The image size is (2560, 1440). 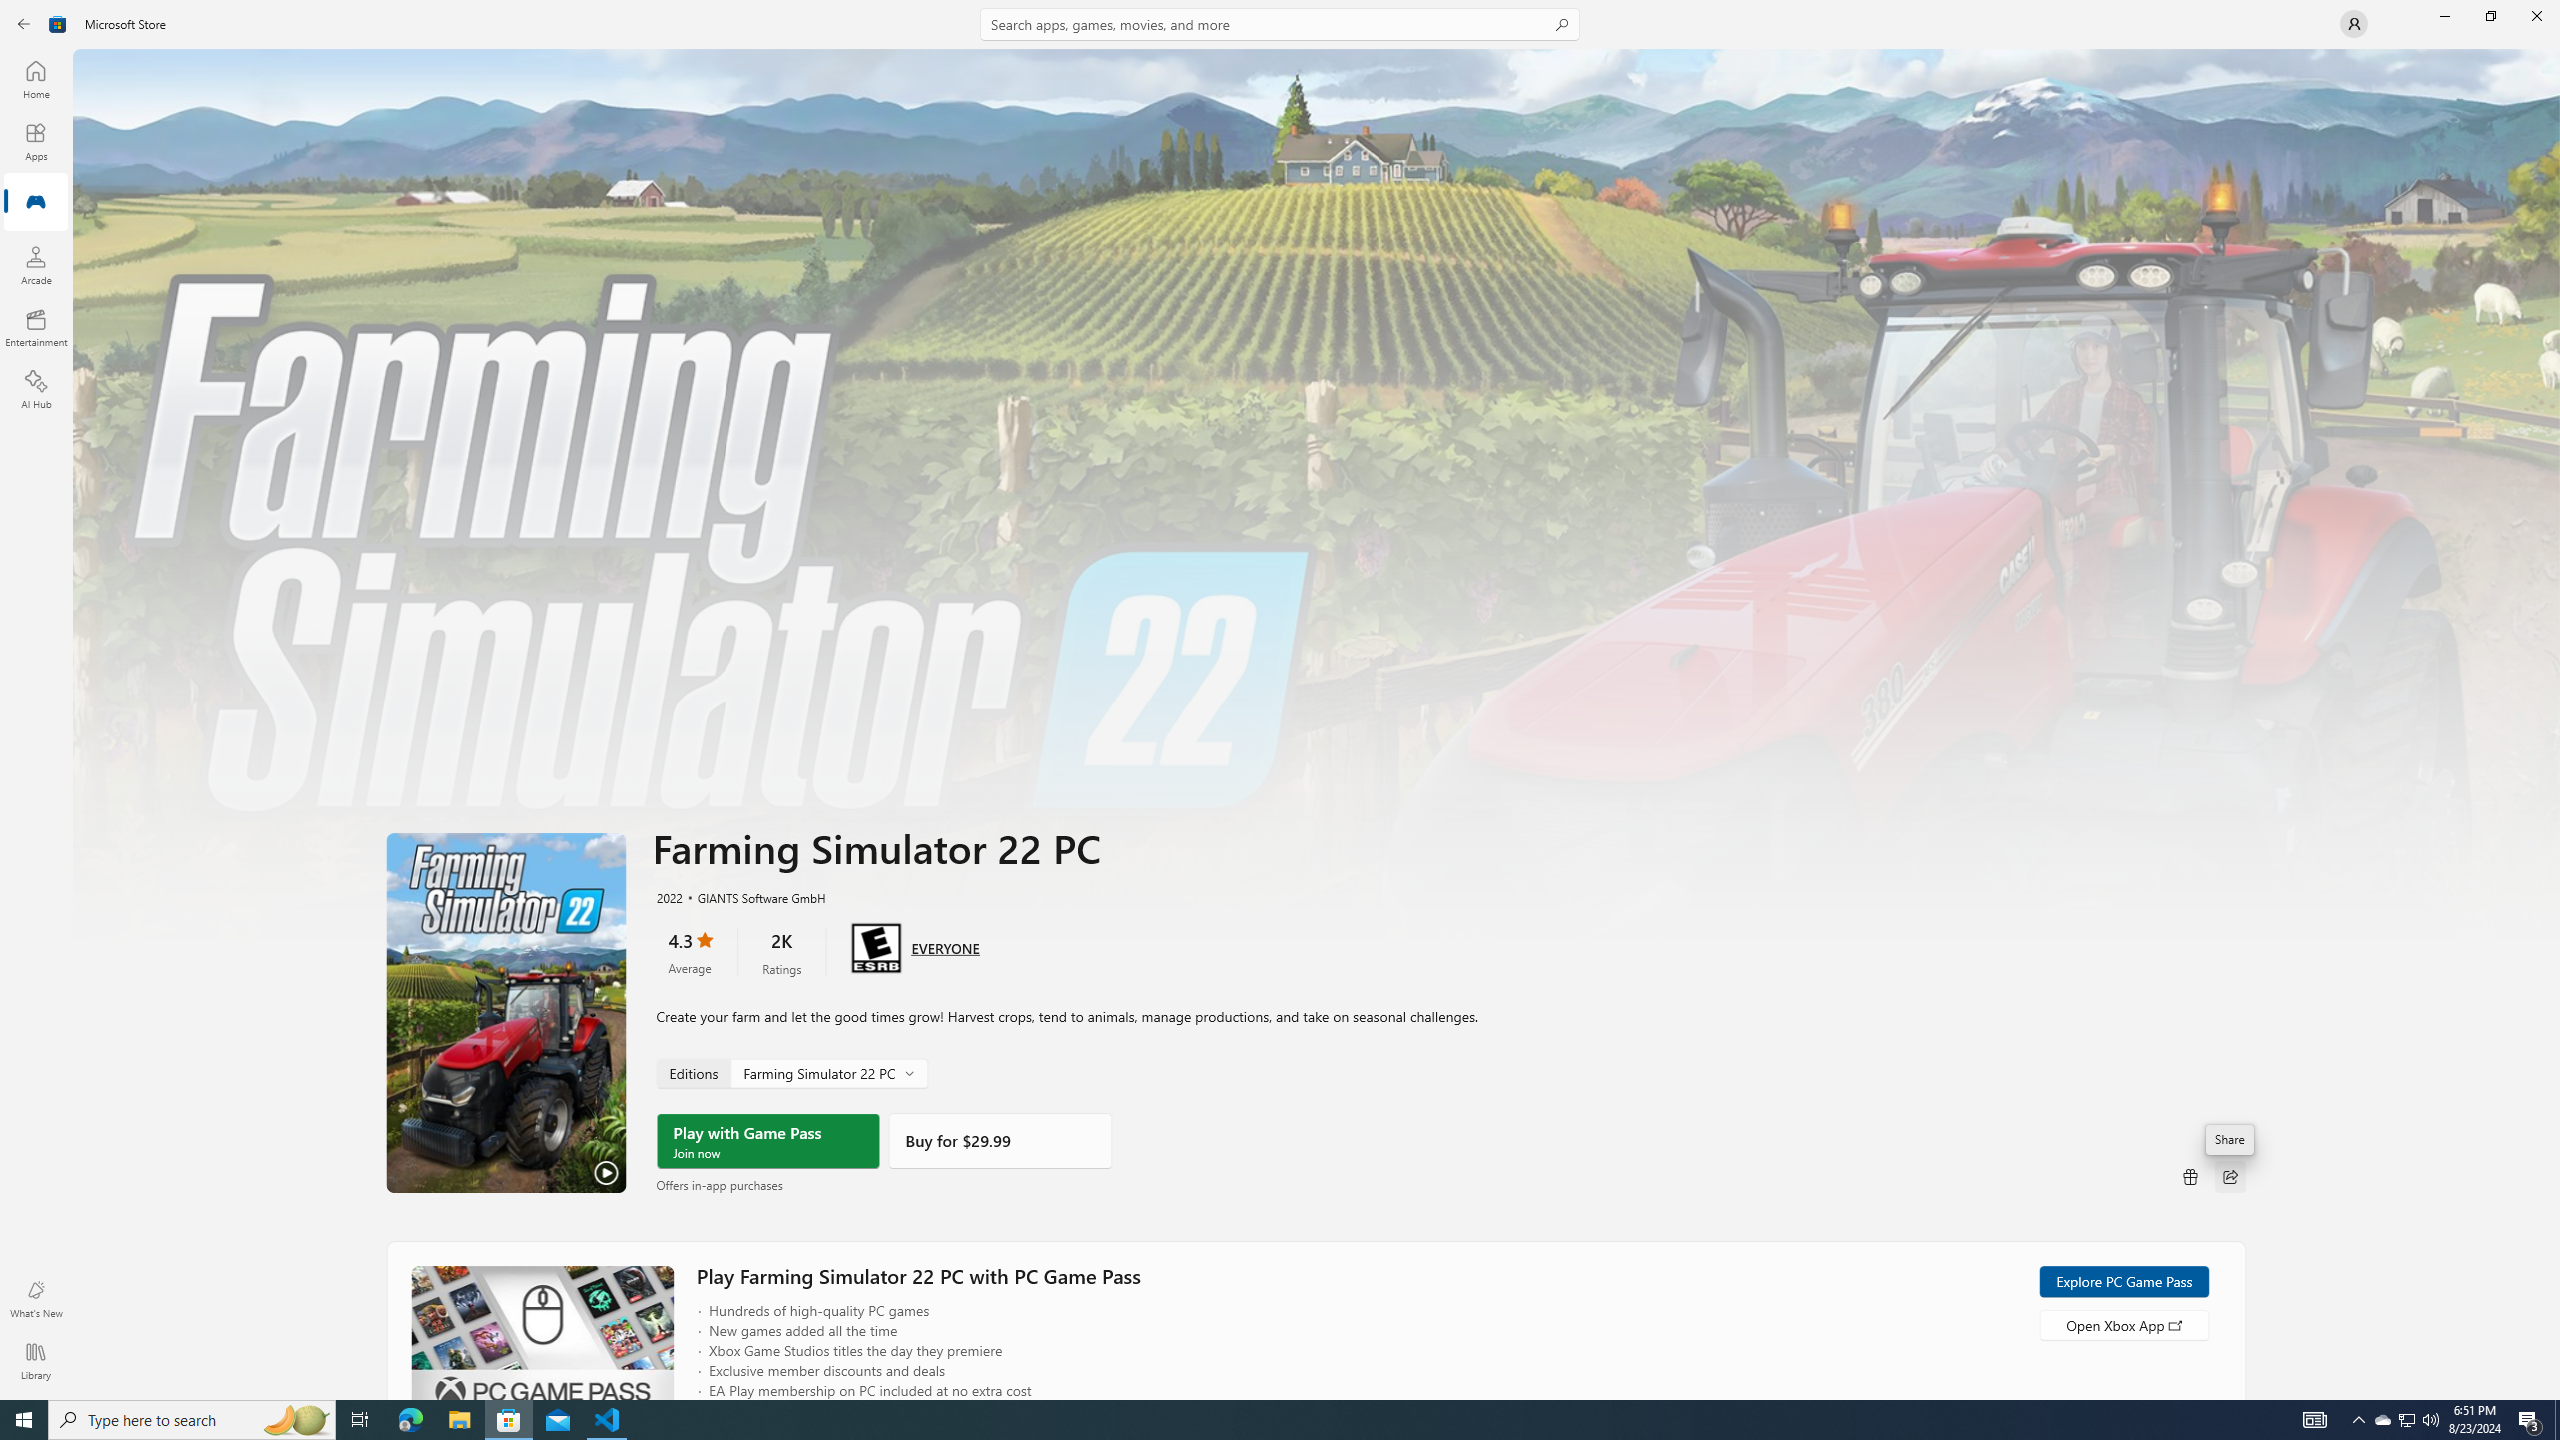 I want to click on 'Search', so click(x=1280, y=23).